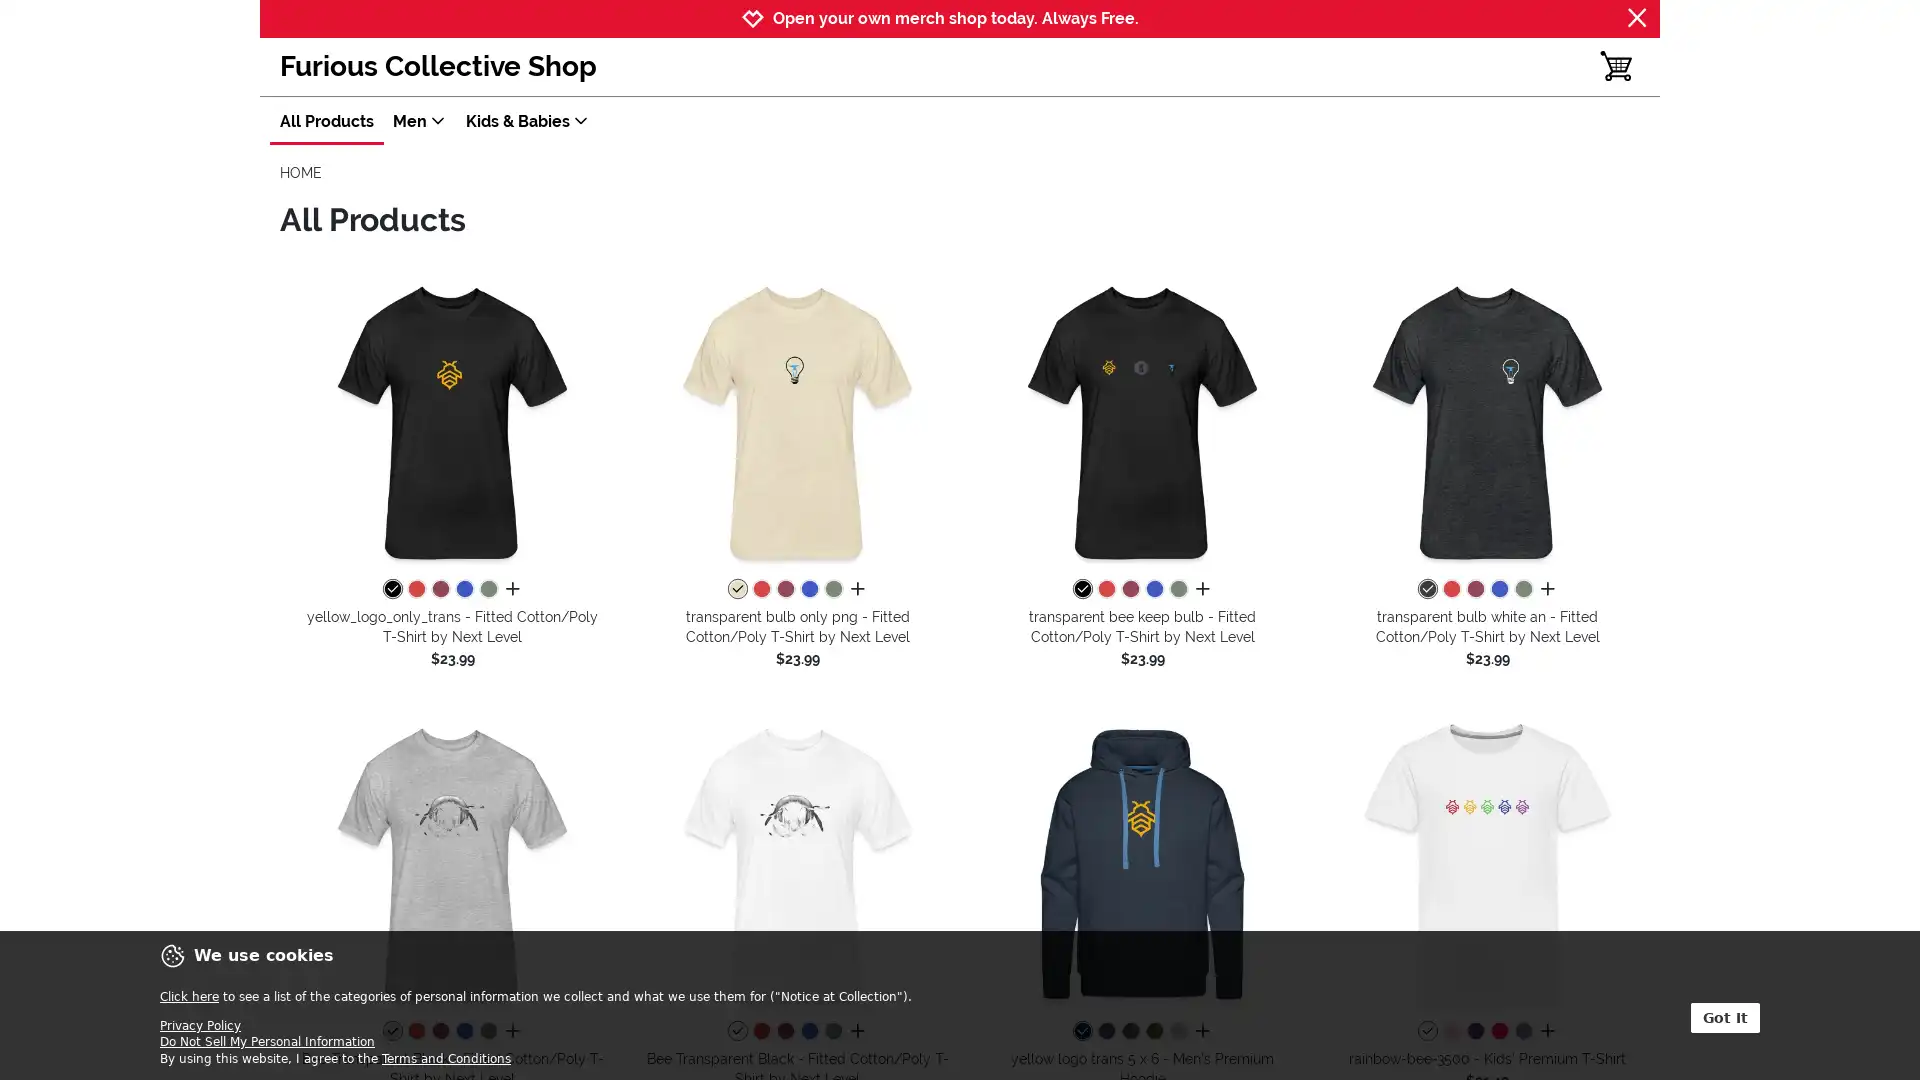 The width and height of the screenshot is (1920, 1080). What do you see at coordinates (784, 589) in the screenshot?
I see `heather burgundy` at bounding box center [784, 589].